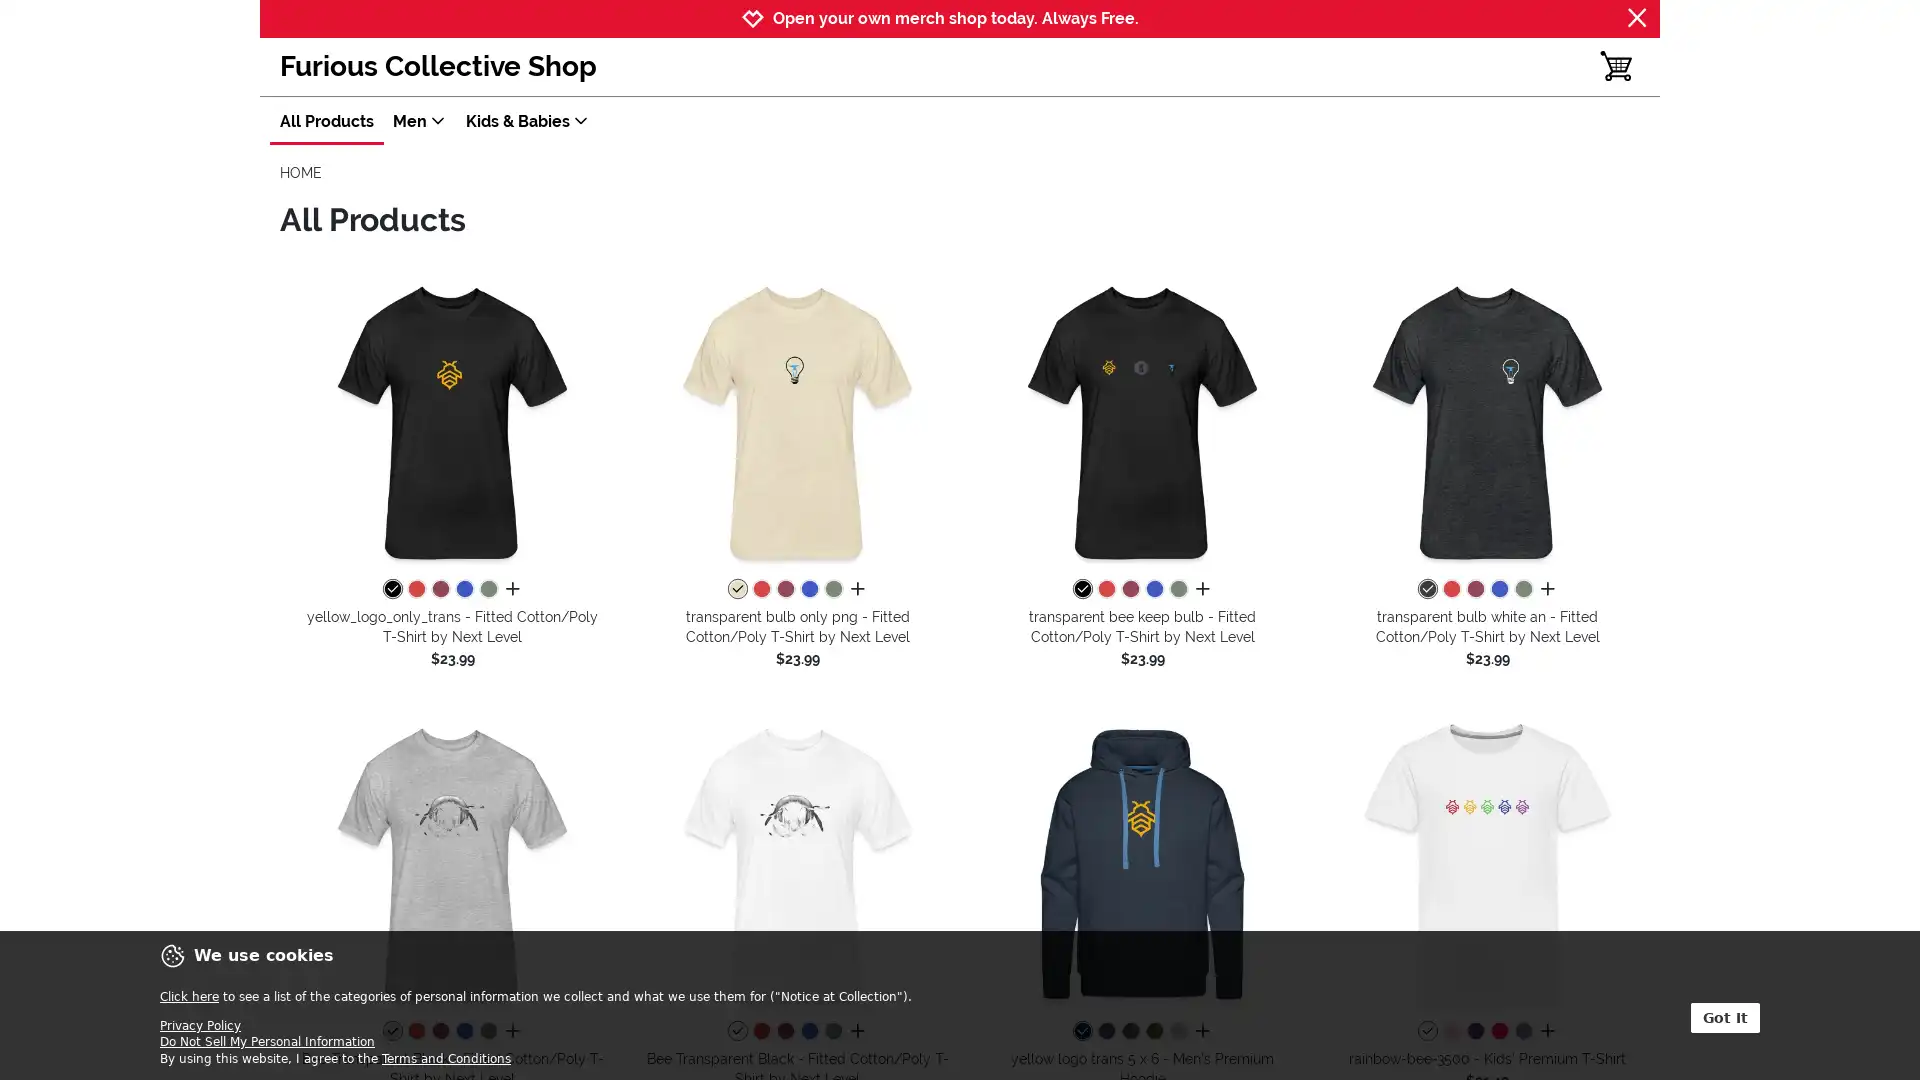 The width and height of the screenshot is (1920, 1080). What do you see at coordinates (784, 589) in the screenshot?
I see `heather burgundy` at bounding box center [784, 589].